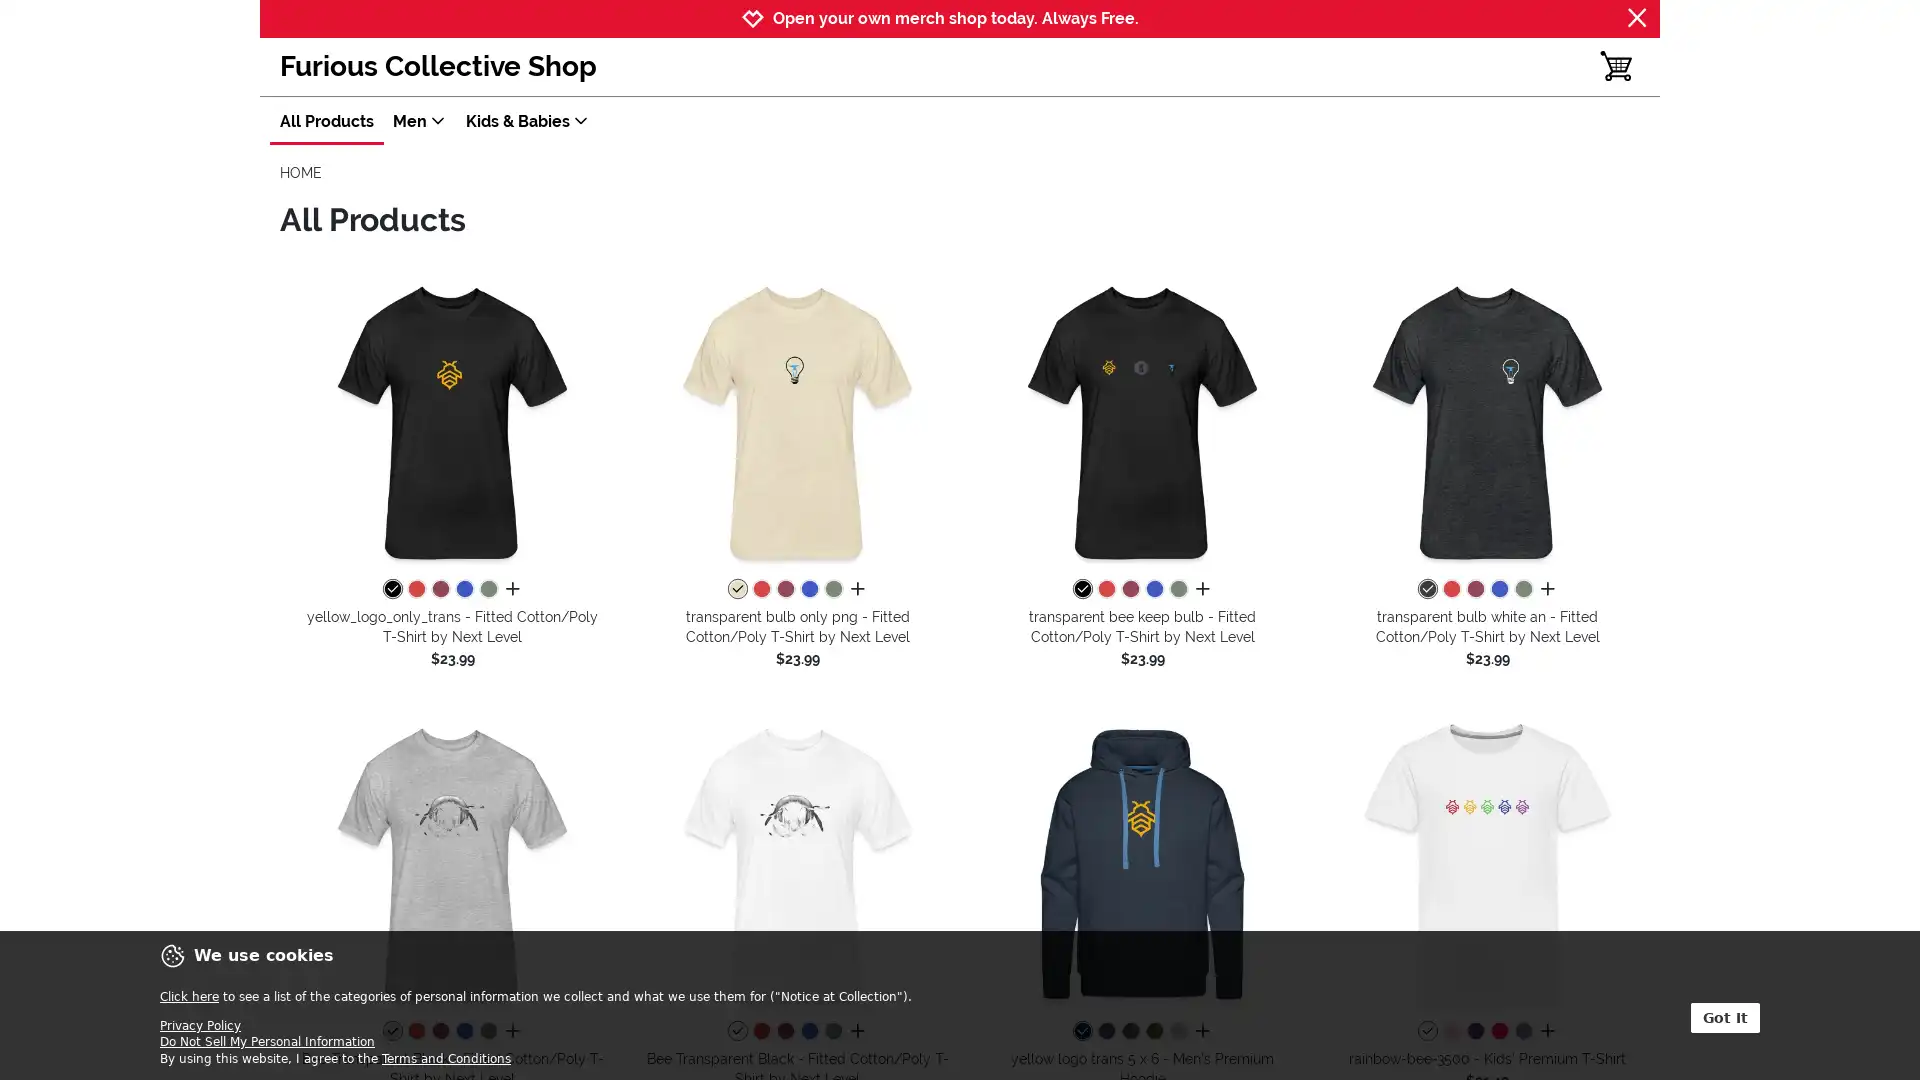 The width and height of the screenshot is (1920, 1080). What do you see at coordinates (784, 589) in the screenshot?
I see `heather burgundy` at bounding box center [784, 589].